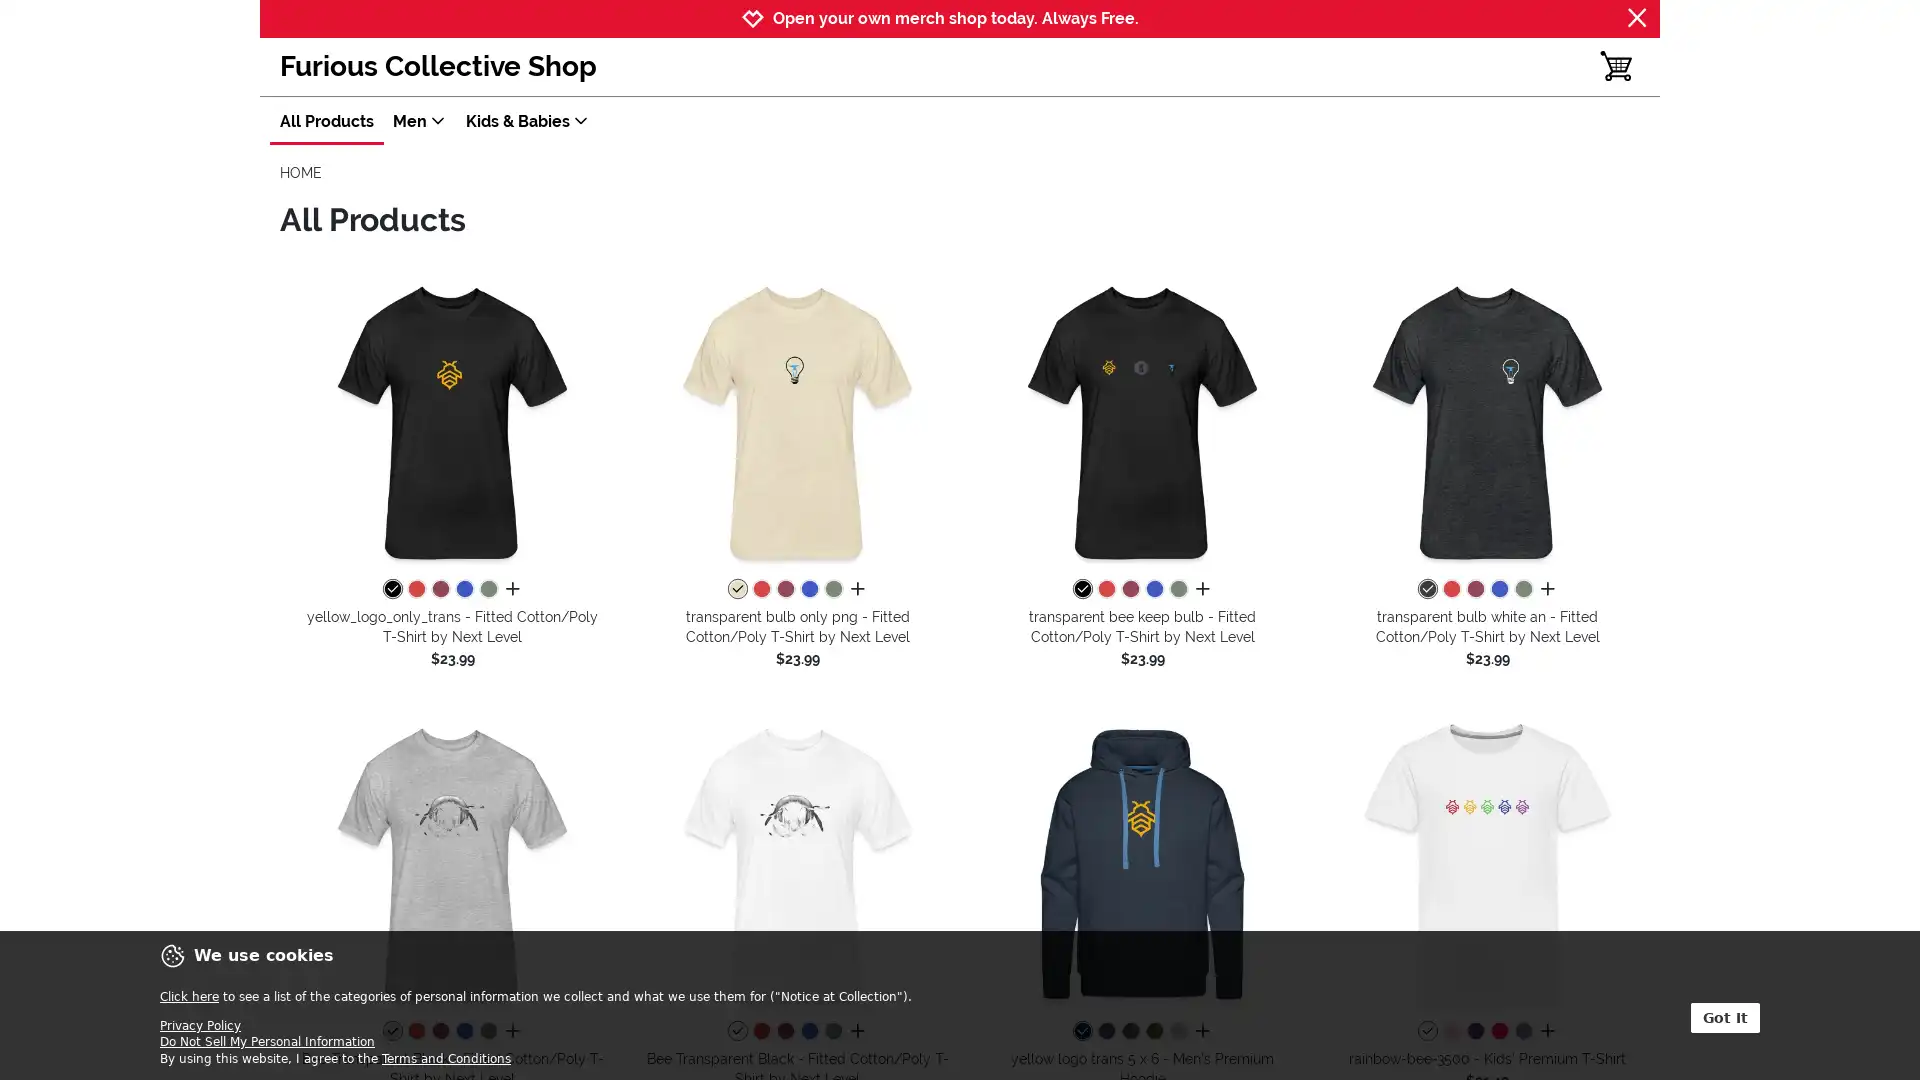 The width and height of the screenshot is (1920, 1080). What do you see at coordinates (784, 589) in the screenshot?
I see `heather burgundy` at bounding box center [784, 589].